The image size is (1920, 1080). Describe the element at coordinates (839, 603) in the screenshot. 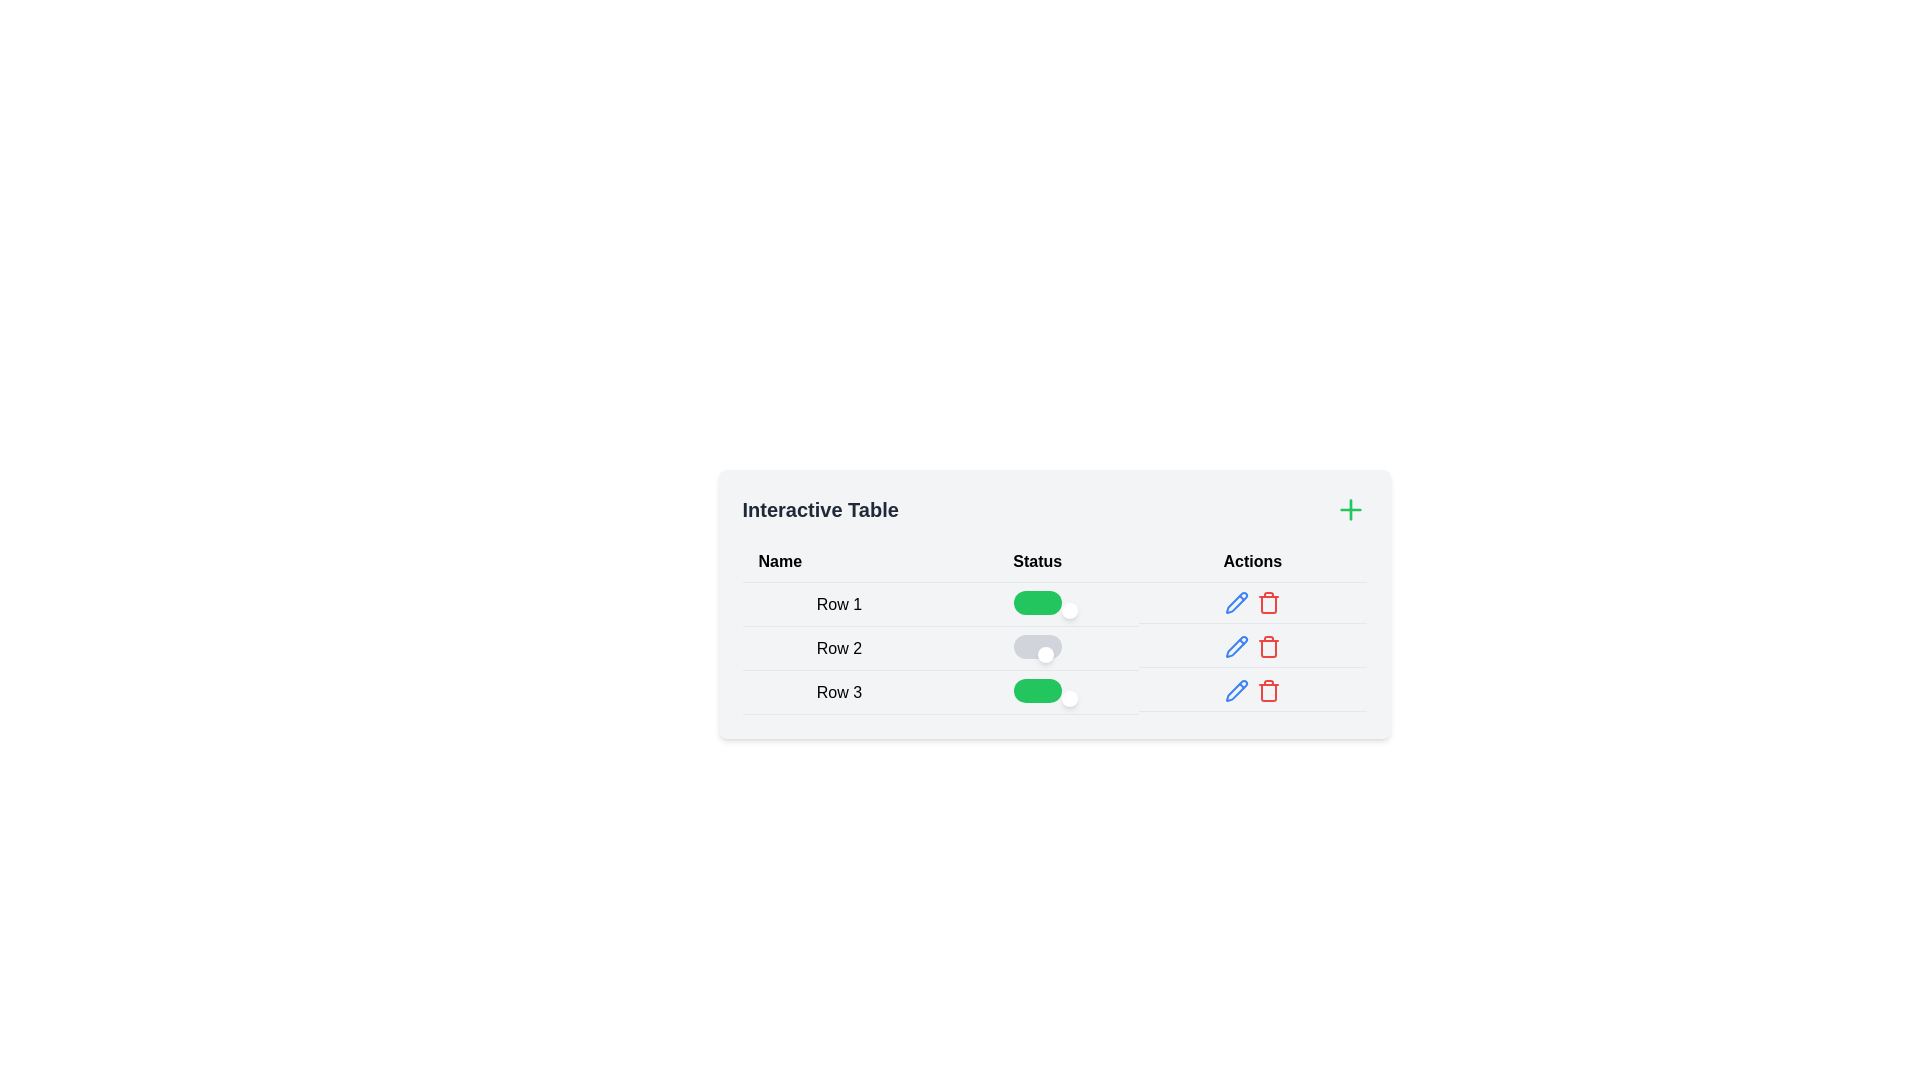

I see `the text element displaying 'Row 1' in the first row of the table under the 'Name' column` at that location.